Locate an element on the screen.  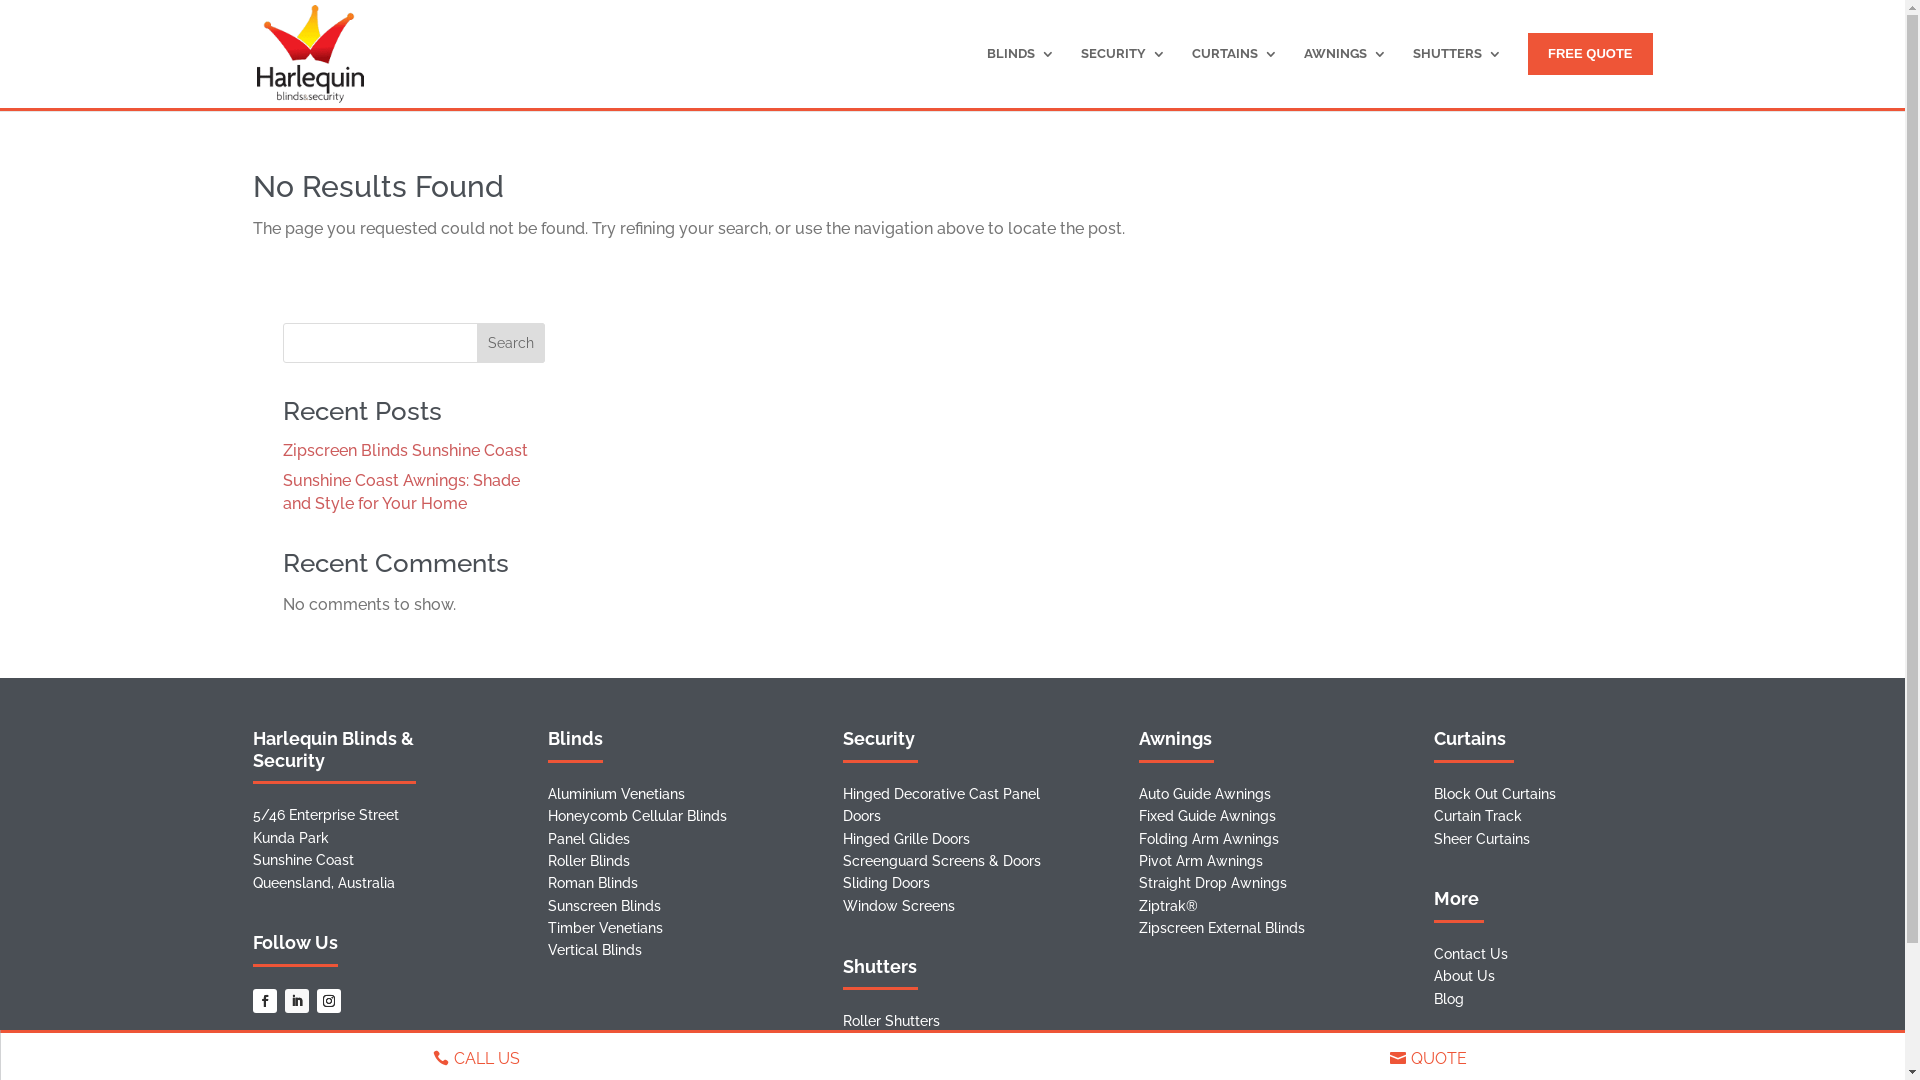
'Aluminium Venetians' is located at coordinates (615, 793).